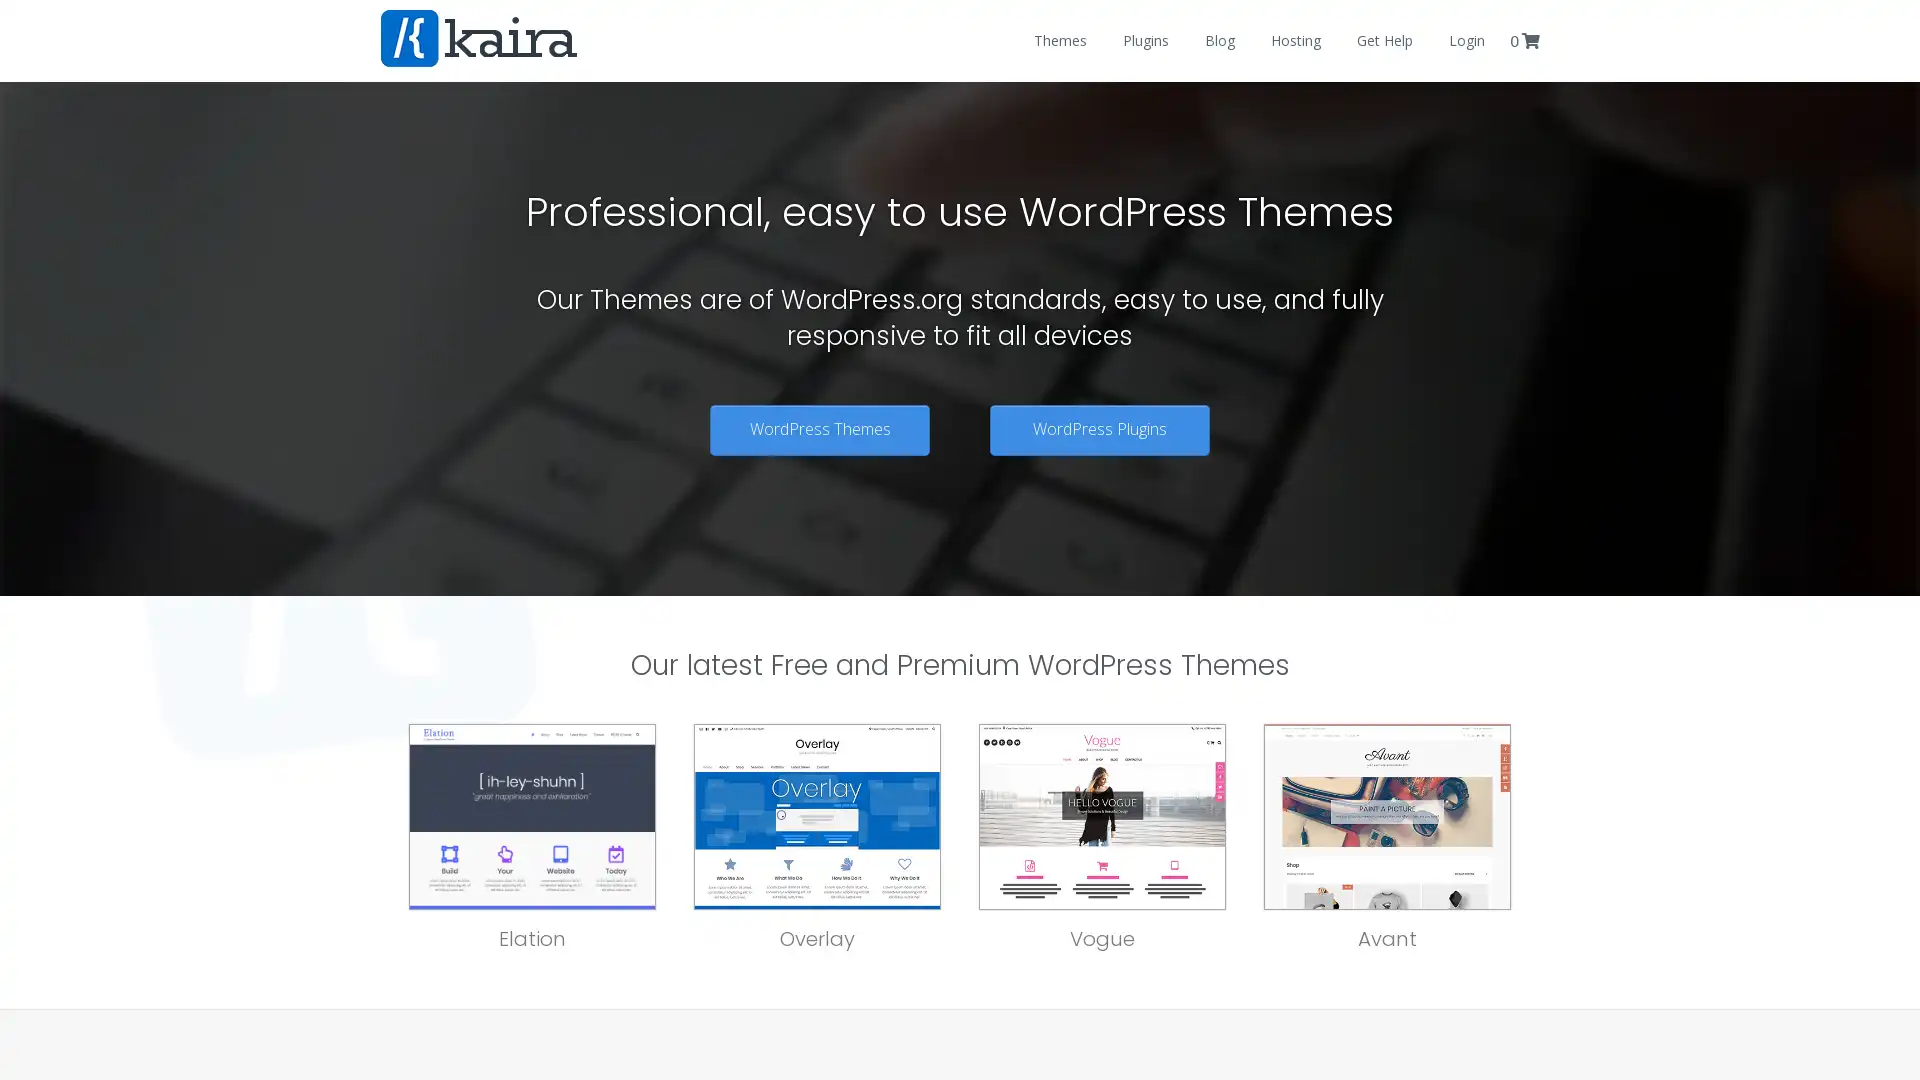 The height and width of the screenshot is (1080, 1920). Describe the element at coordinates (1098, 428) in the screenshot. I see `WordPress Plugins` at that location.